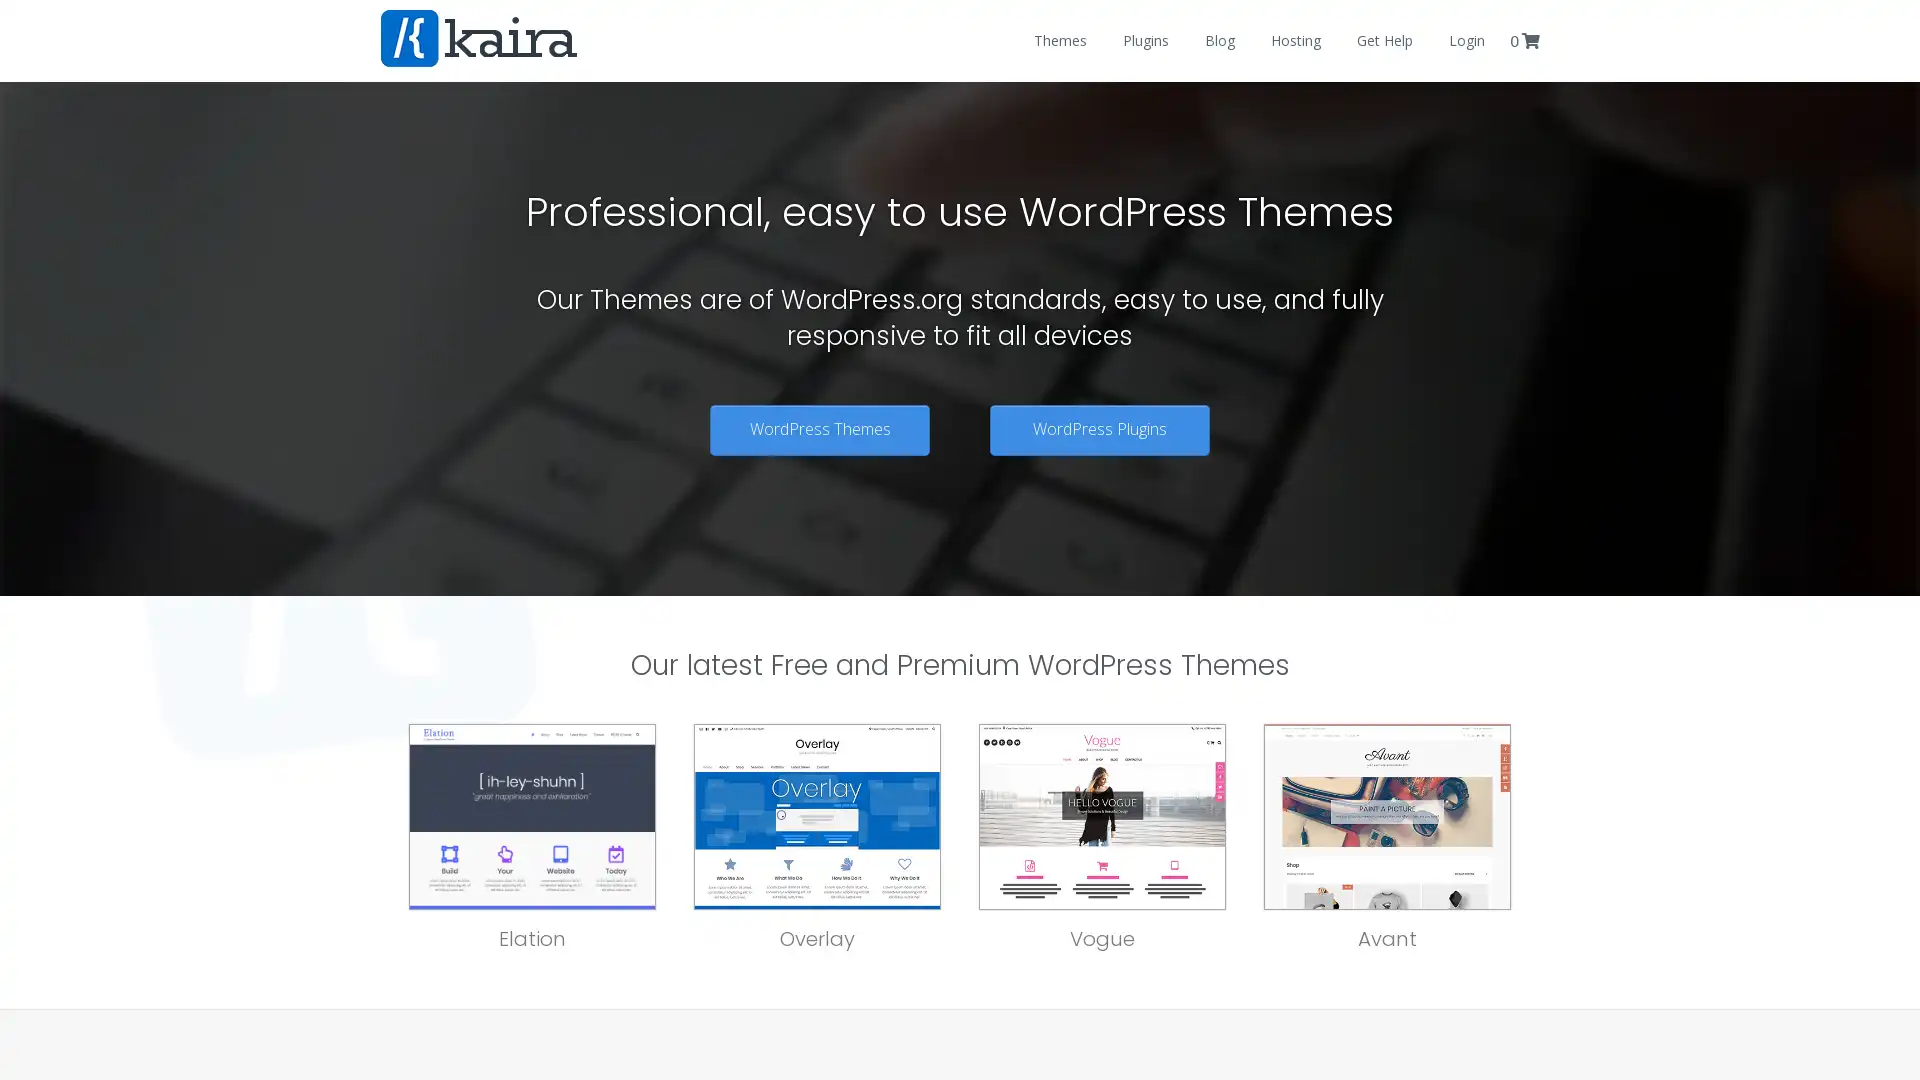 The height and width of the screenshot is (1080, 1920). Describe the element at coordinates (1098, 428) in the screenshot. I see `WordPress Plugins` at that location.